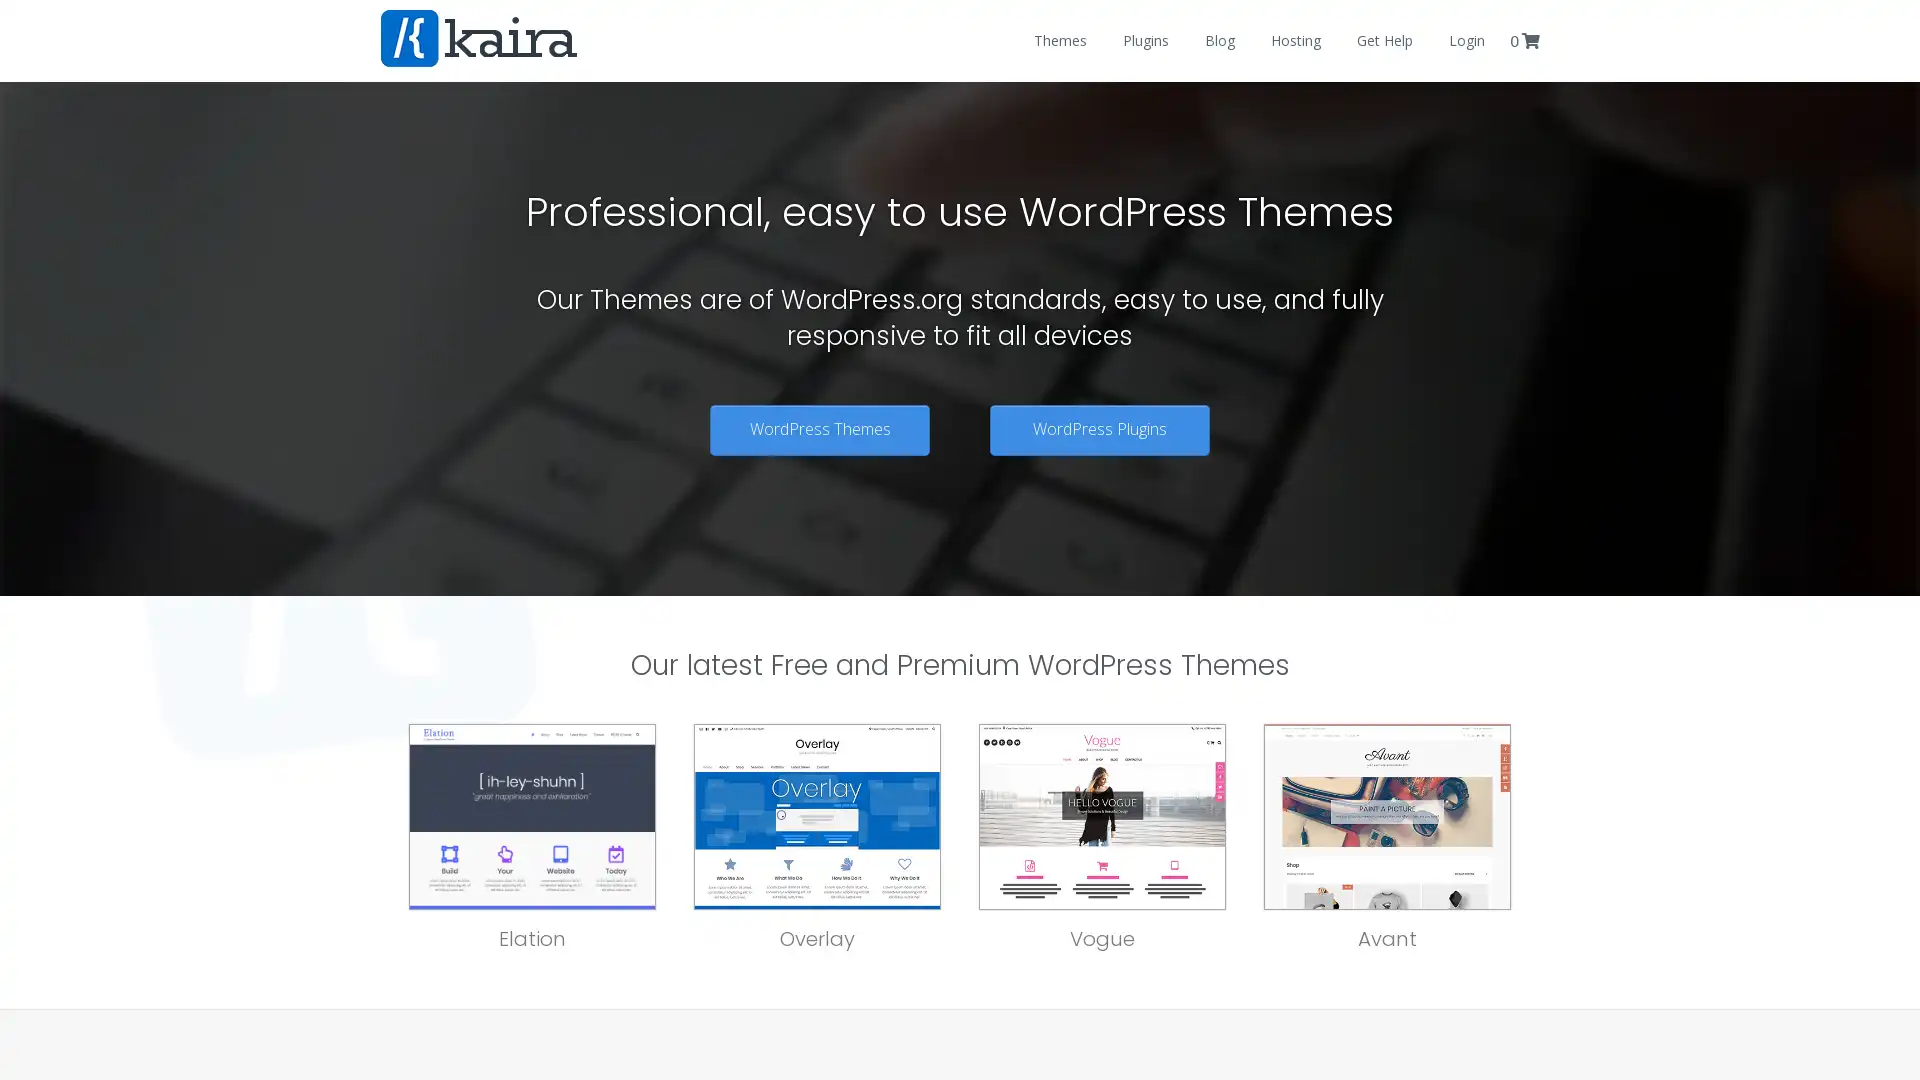 The height and width of the screenshot is (1080, 1920). Describe the element at coordinates (1098, 428) in the screenshot. I see `WordPress Plugins` at that location.